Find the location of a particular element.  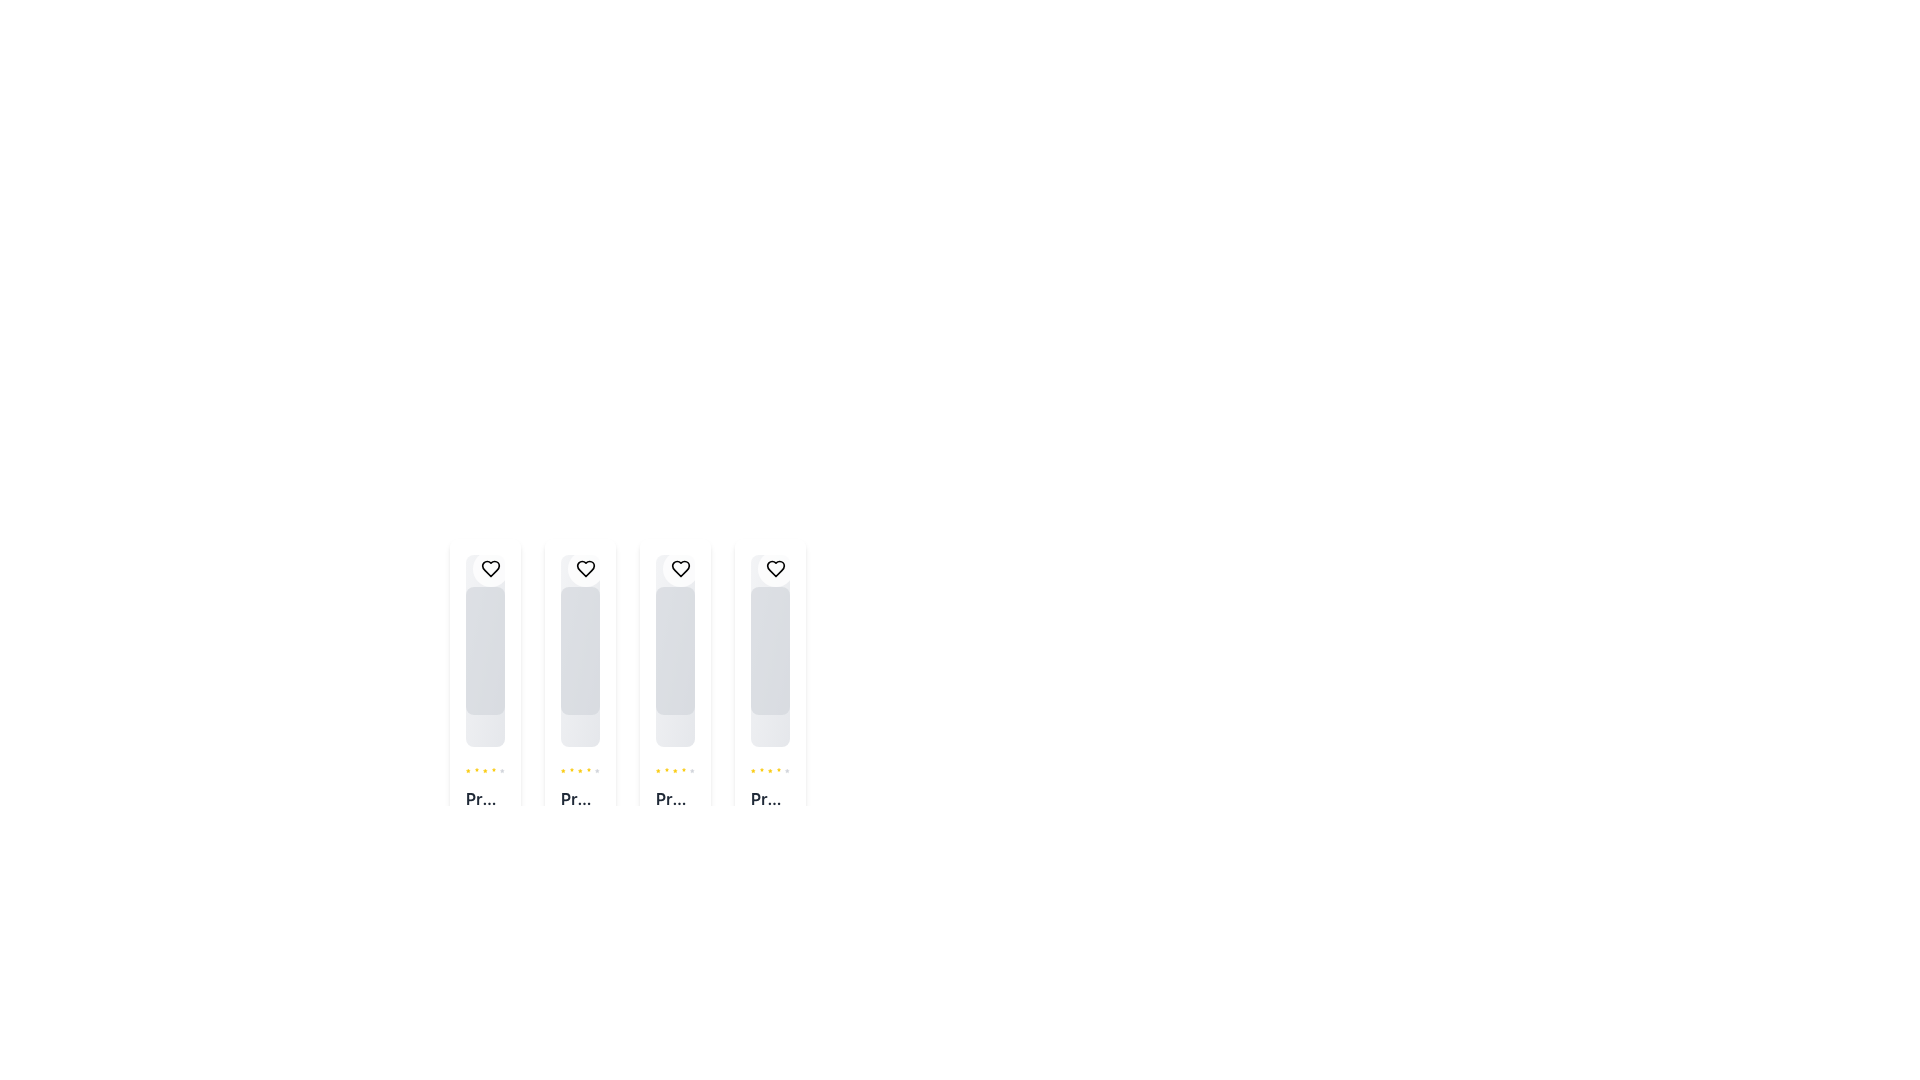

the heart-shaped icon button with a hollow design and black outline, located at the top-right area within a product information card is located at coordinates (490, 569).